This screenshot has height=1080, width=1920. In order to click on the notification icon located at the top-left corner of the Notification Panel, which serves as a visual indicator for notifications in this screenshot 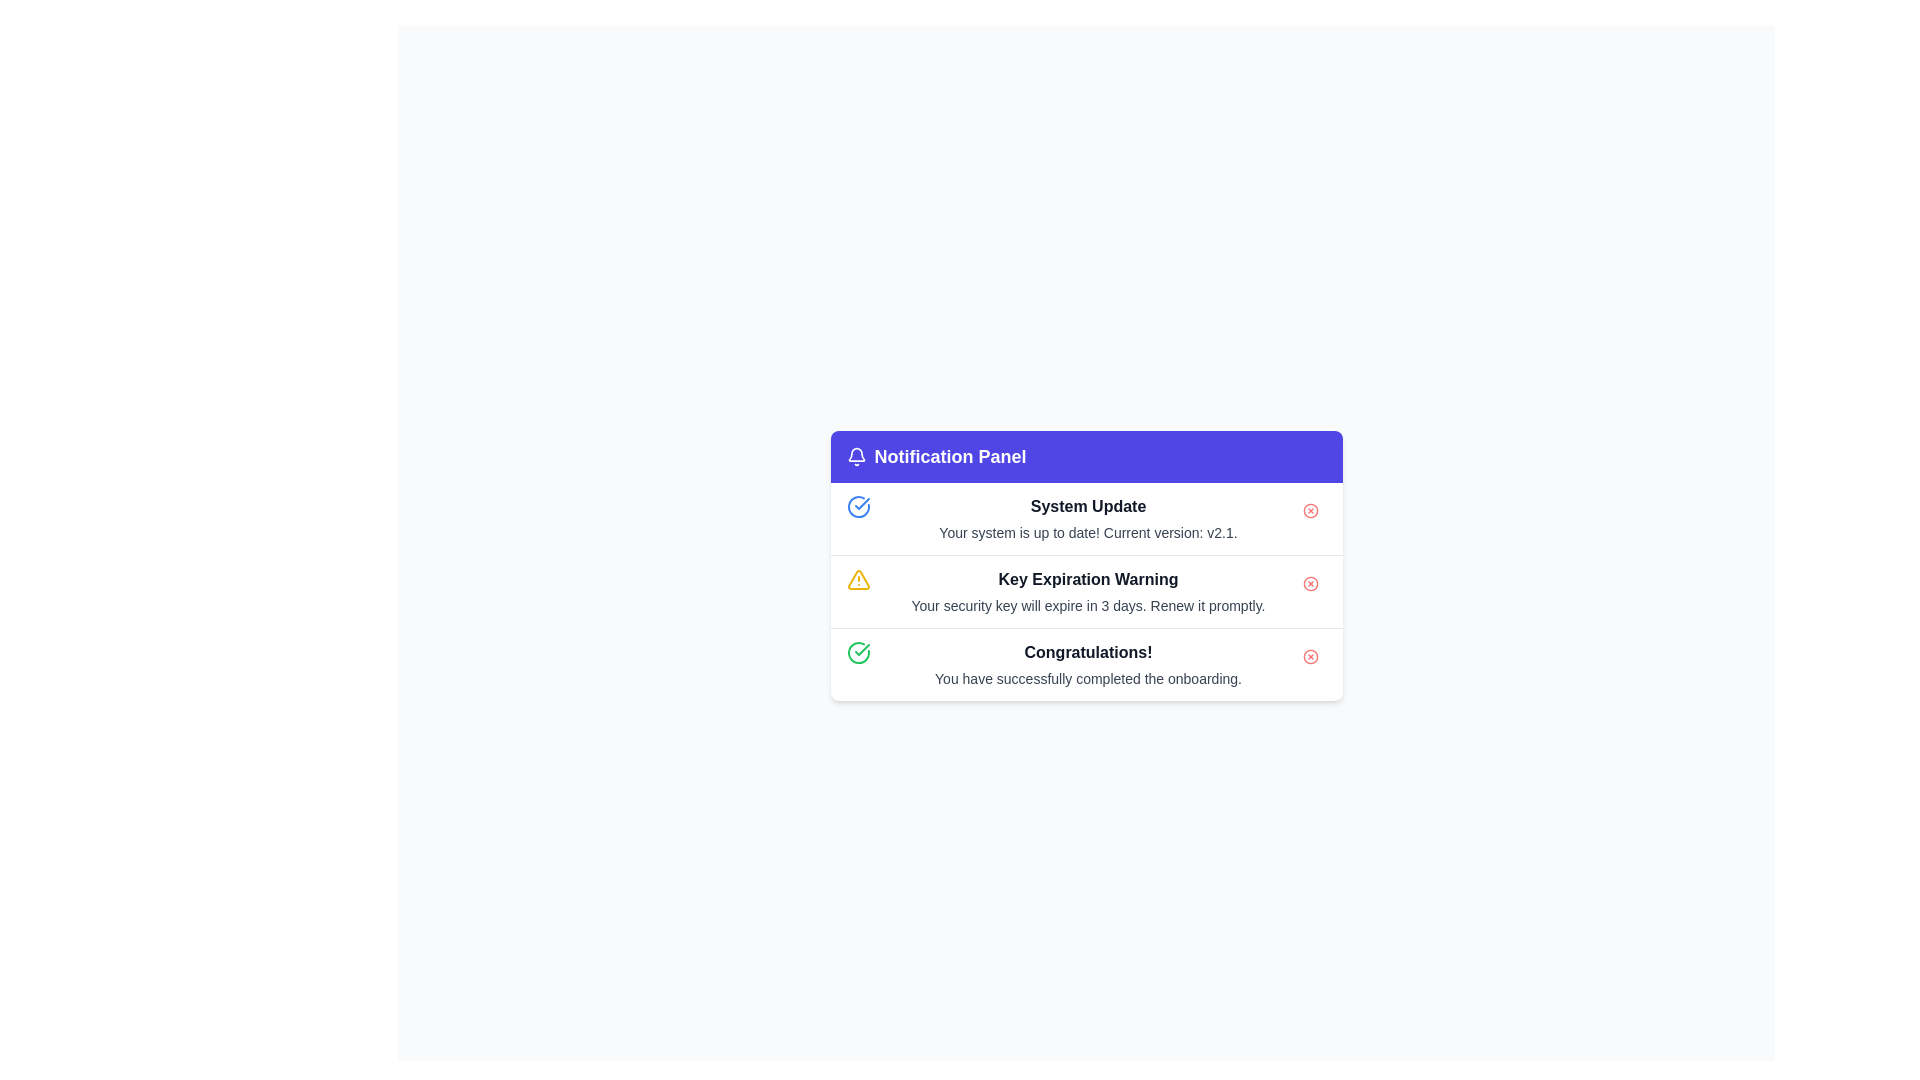, I will do `click(856, 454)`.